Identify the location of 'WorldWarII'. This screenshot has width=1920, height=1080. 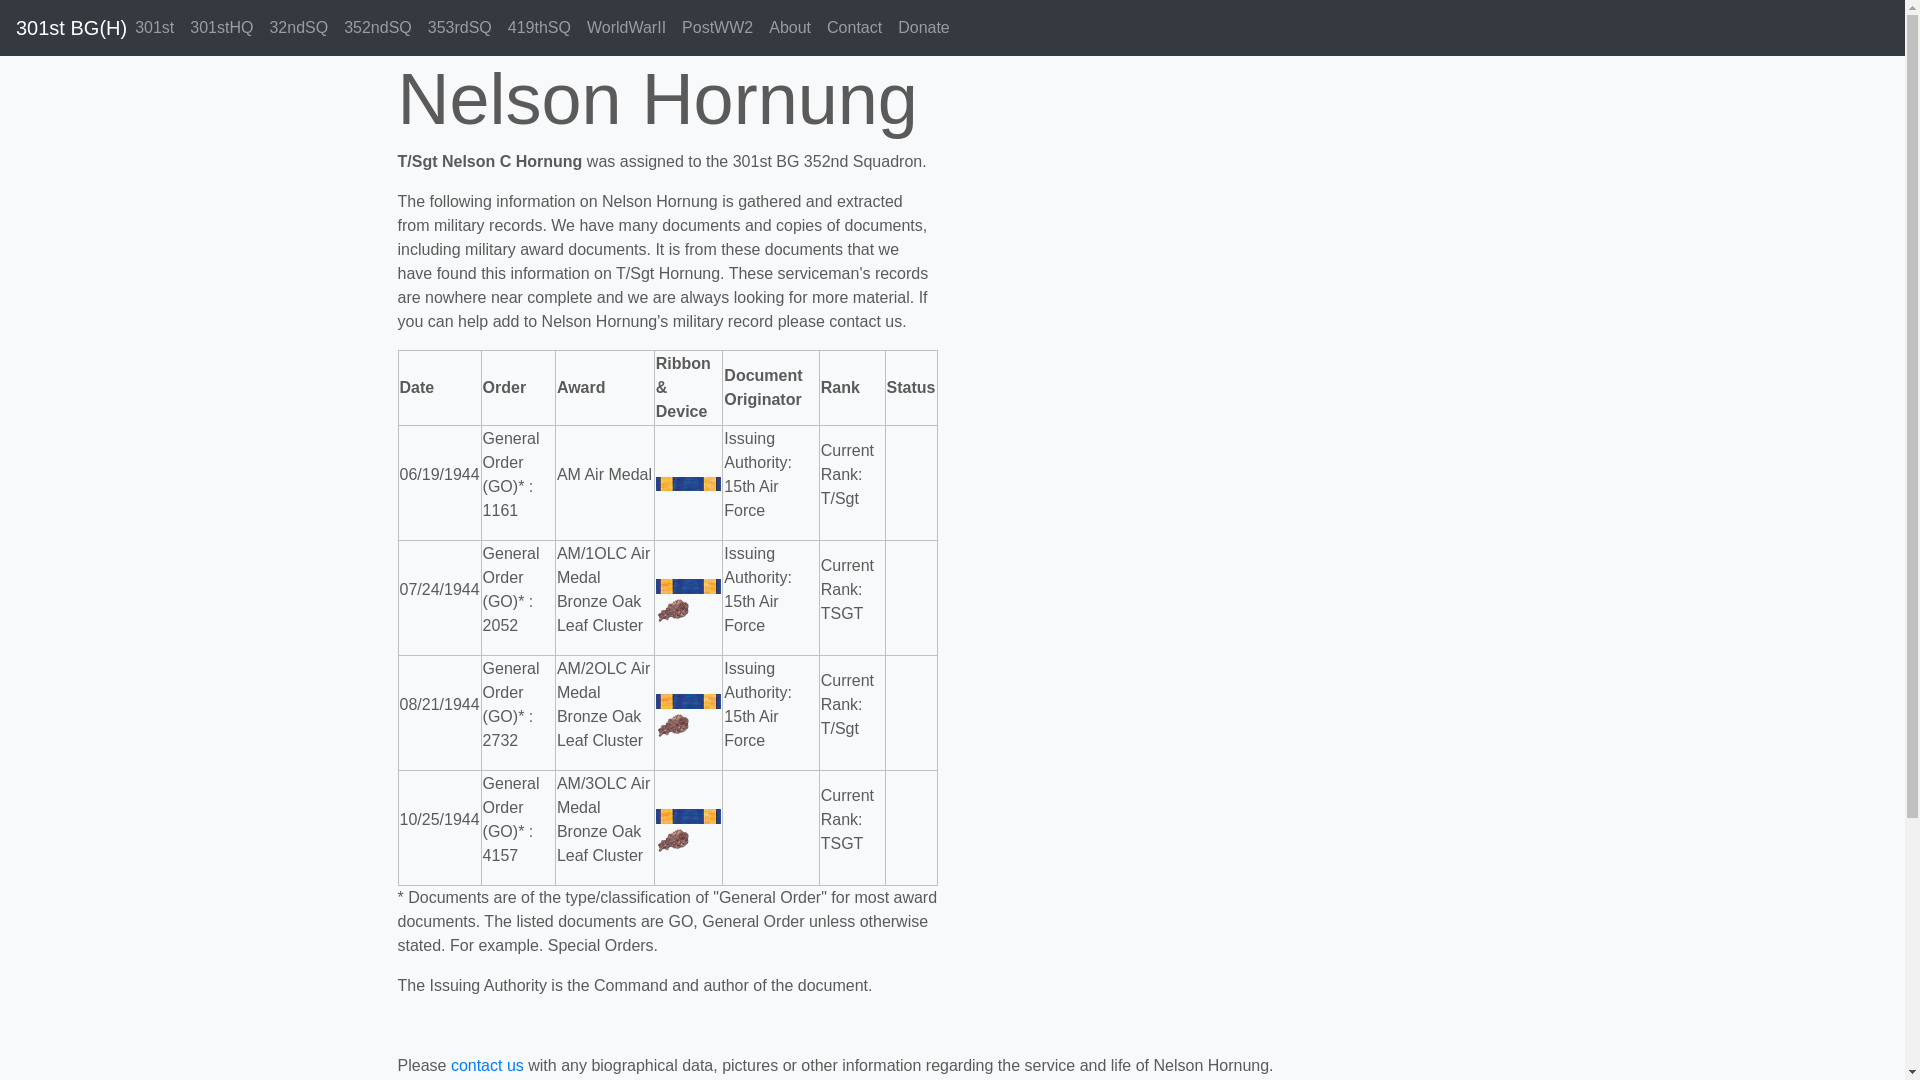
(625, 27).